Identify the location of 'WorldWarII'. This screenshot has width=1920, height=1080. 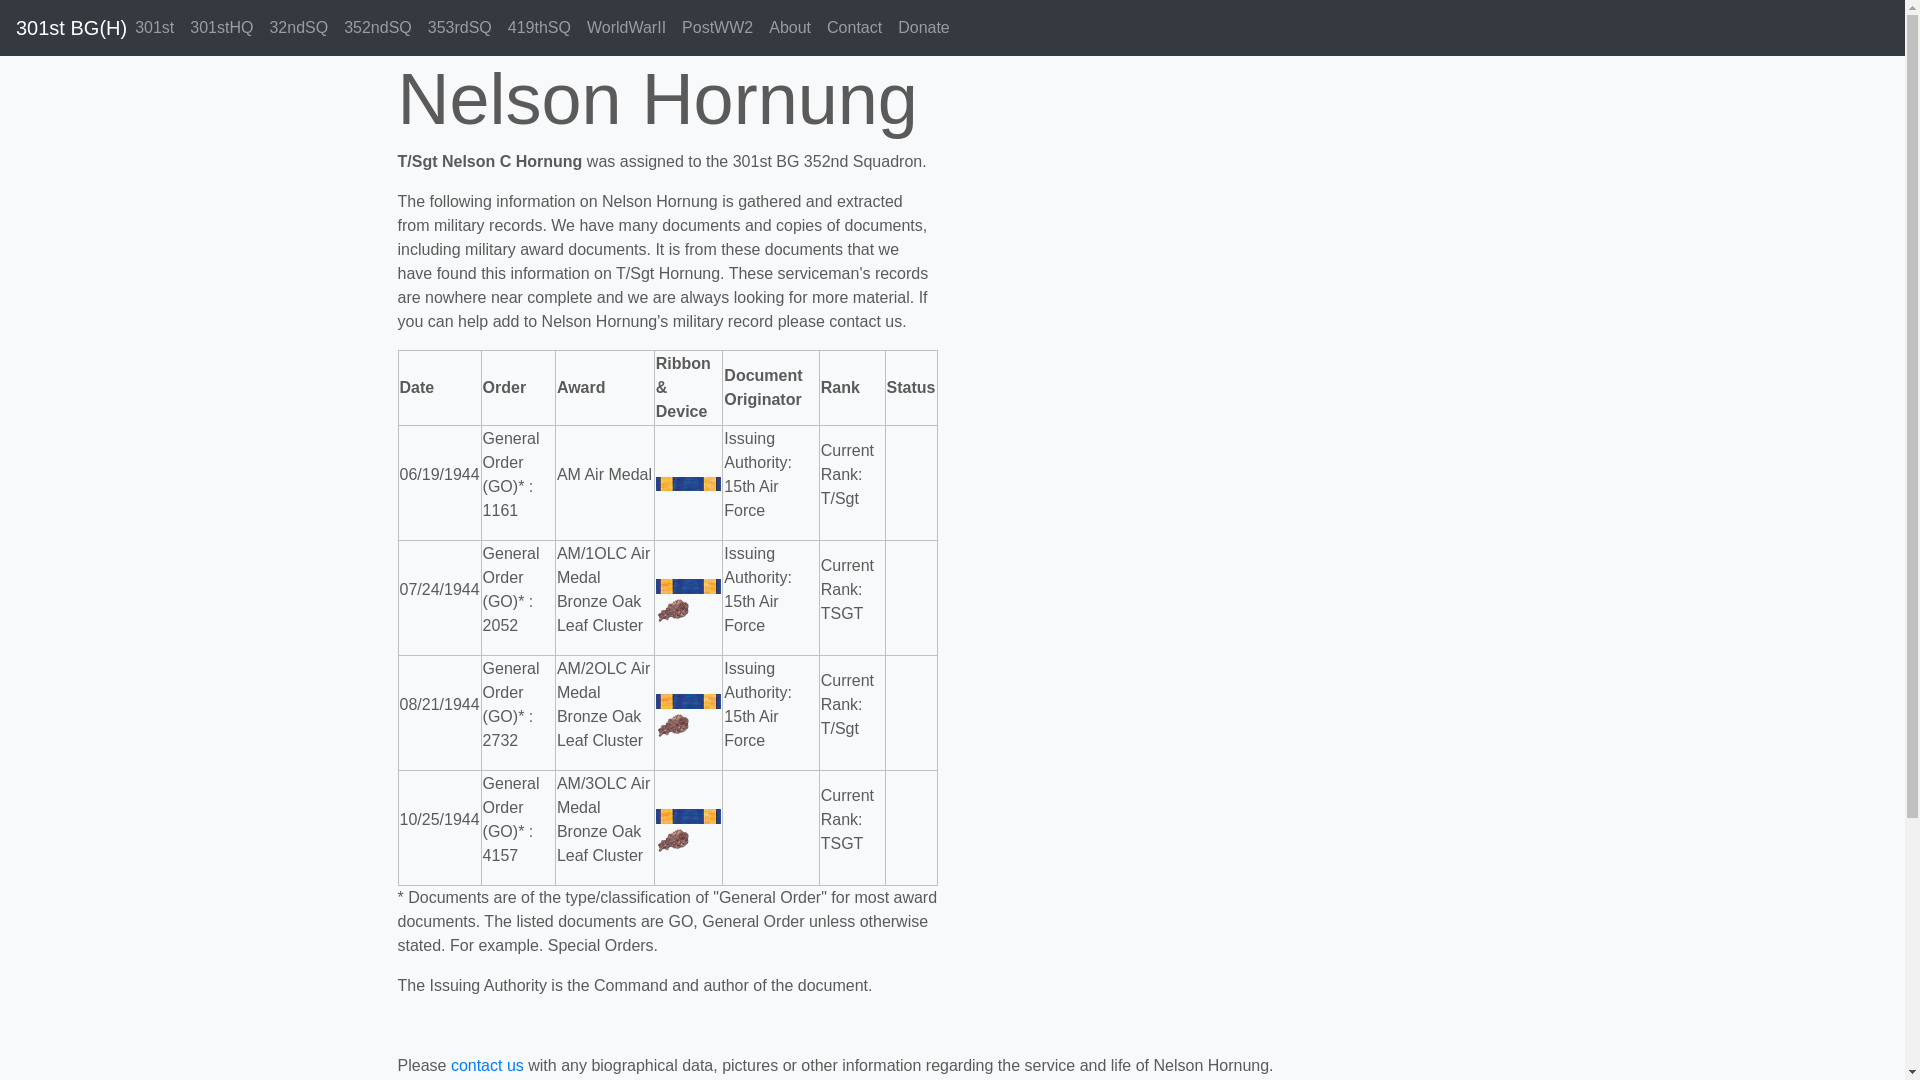
(625, 27).